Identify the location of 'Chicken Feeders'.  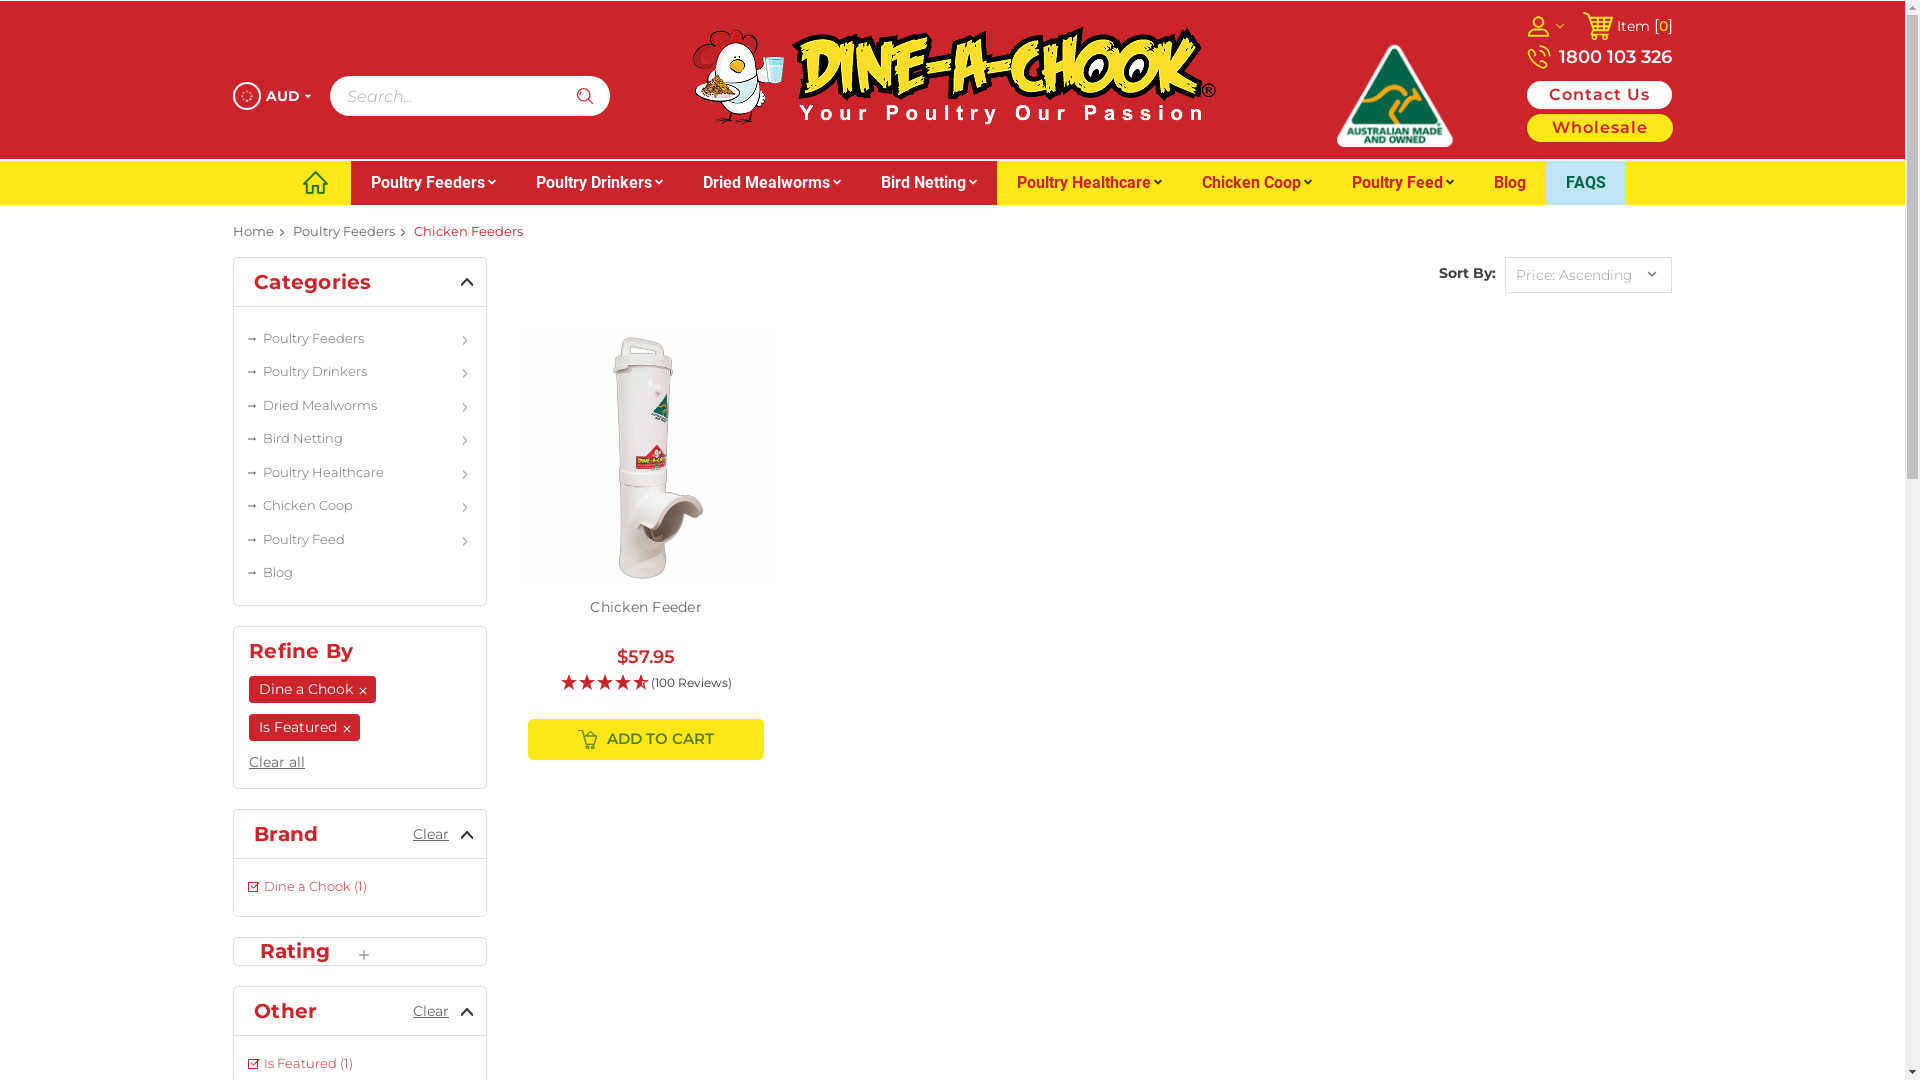
(467, 230).